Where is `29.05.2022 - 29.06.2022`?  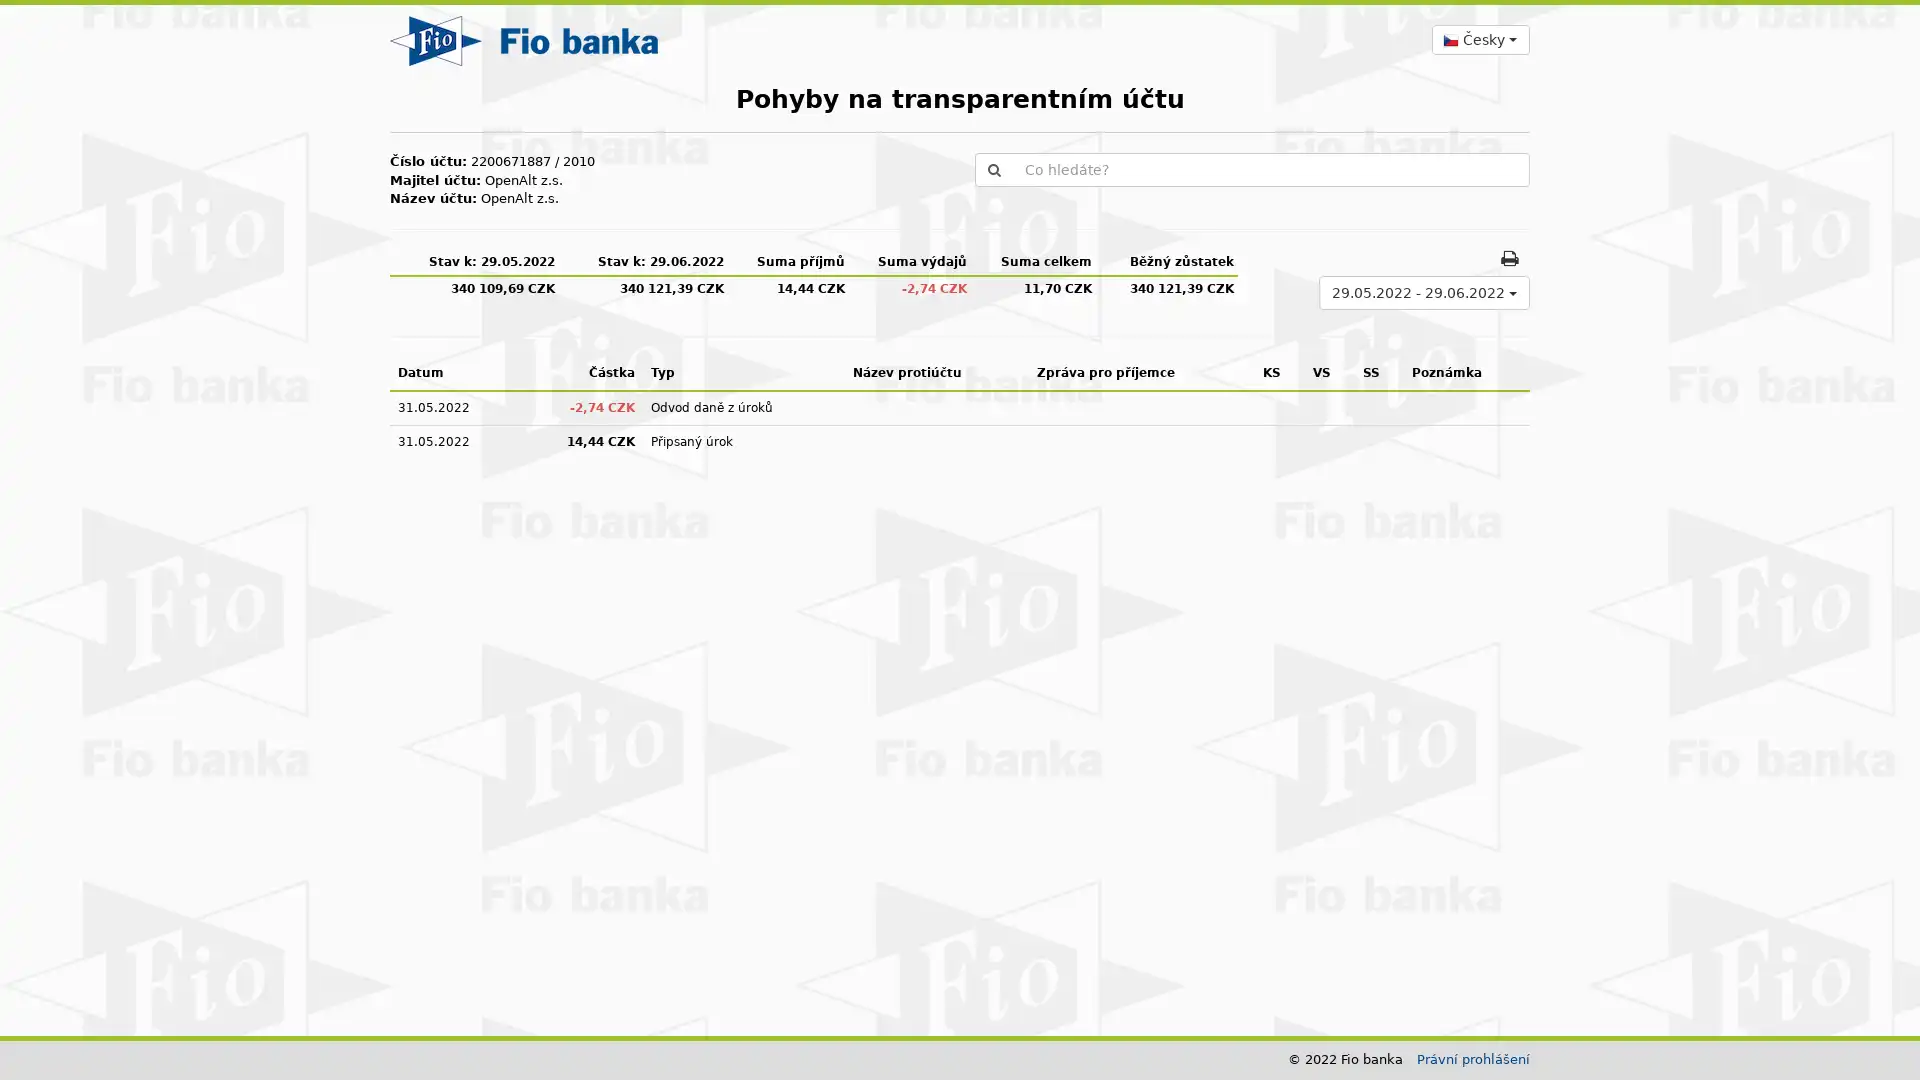
29.05.2022 - 29.06.2022 is located at coordinates (1423, 292).